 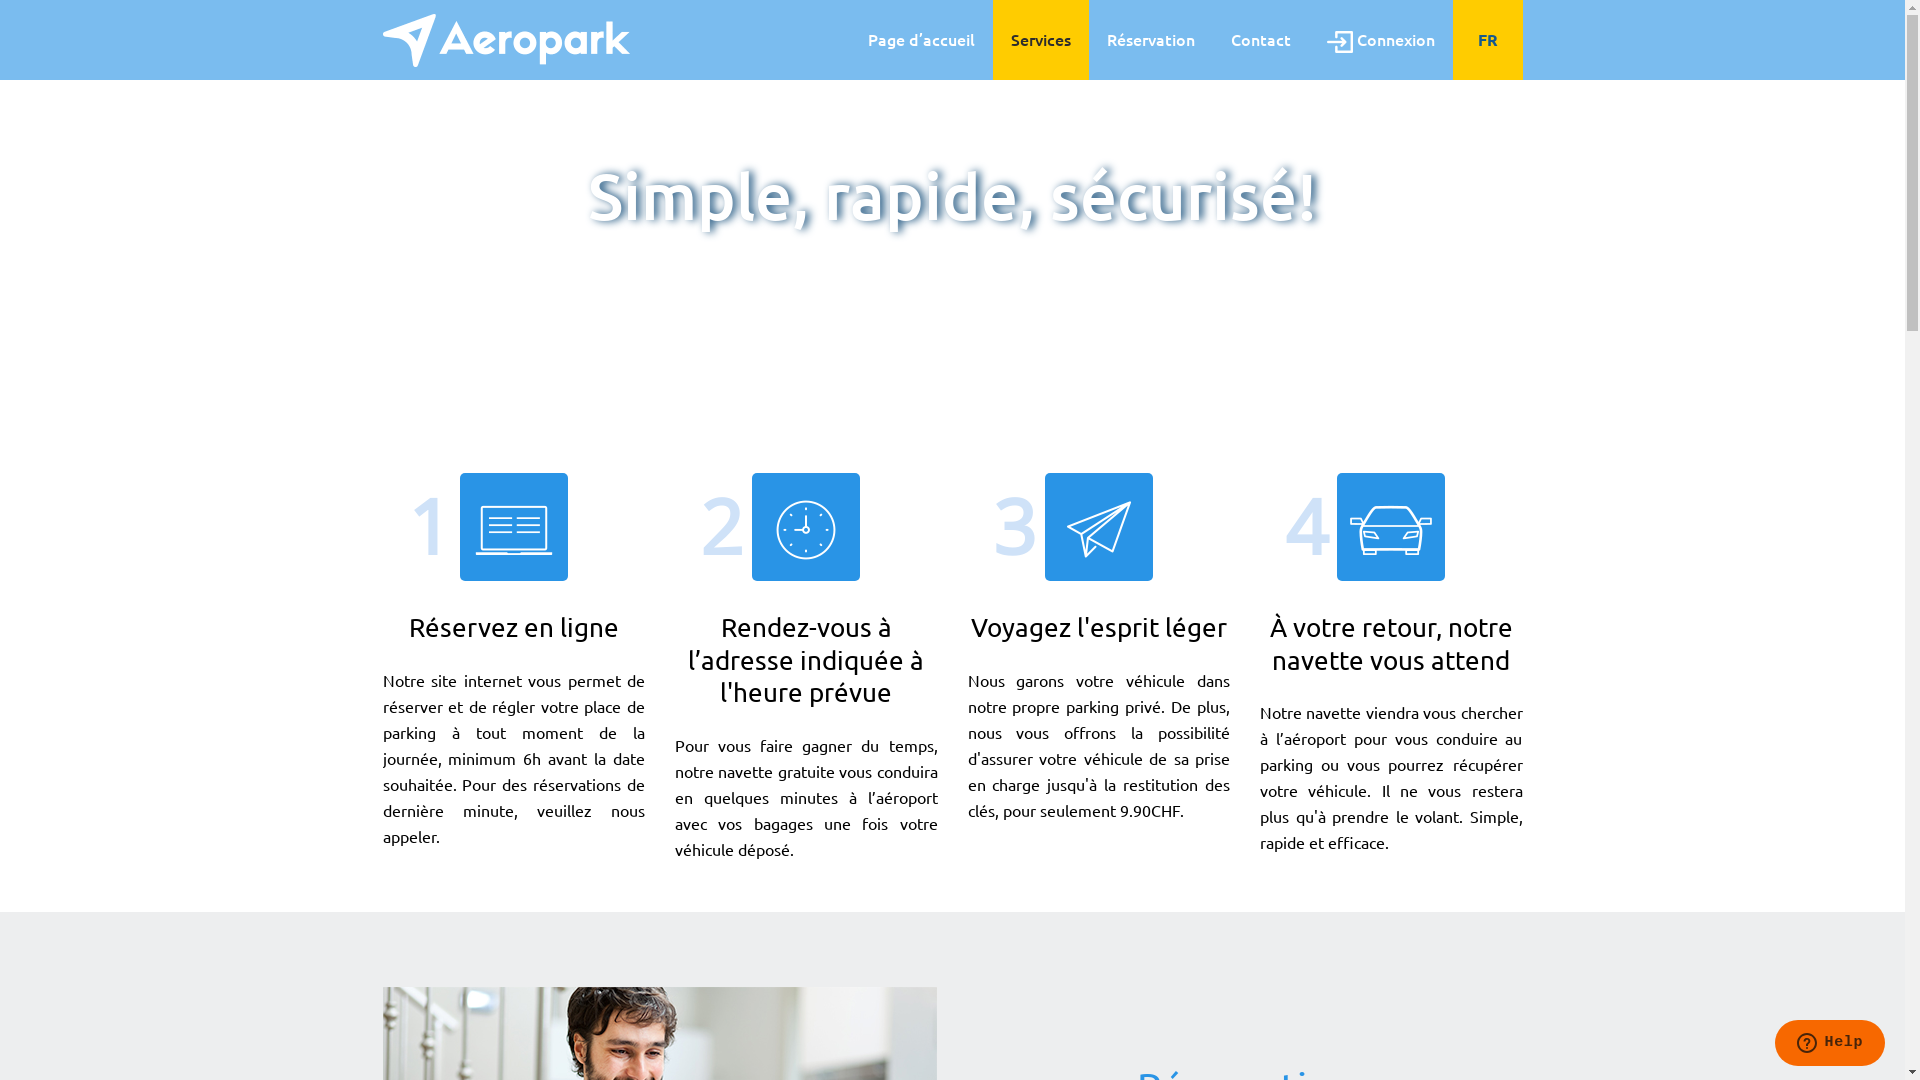 I want to click on 'Connexion', so click(x=1379, y=39).